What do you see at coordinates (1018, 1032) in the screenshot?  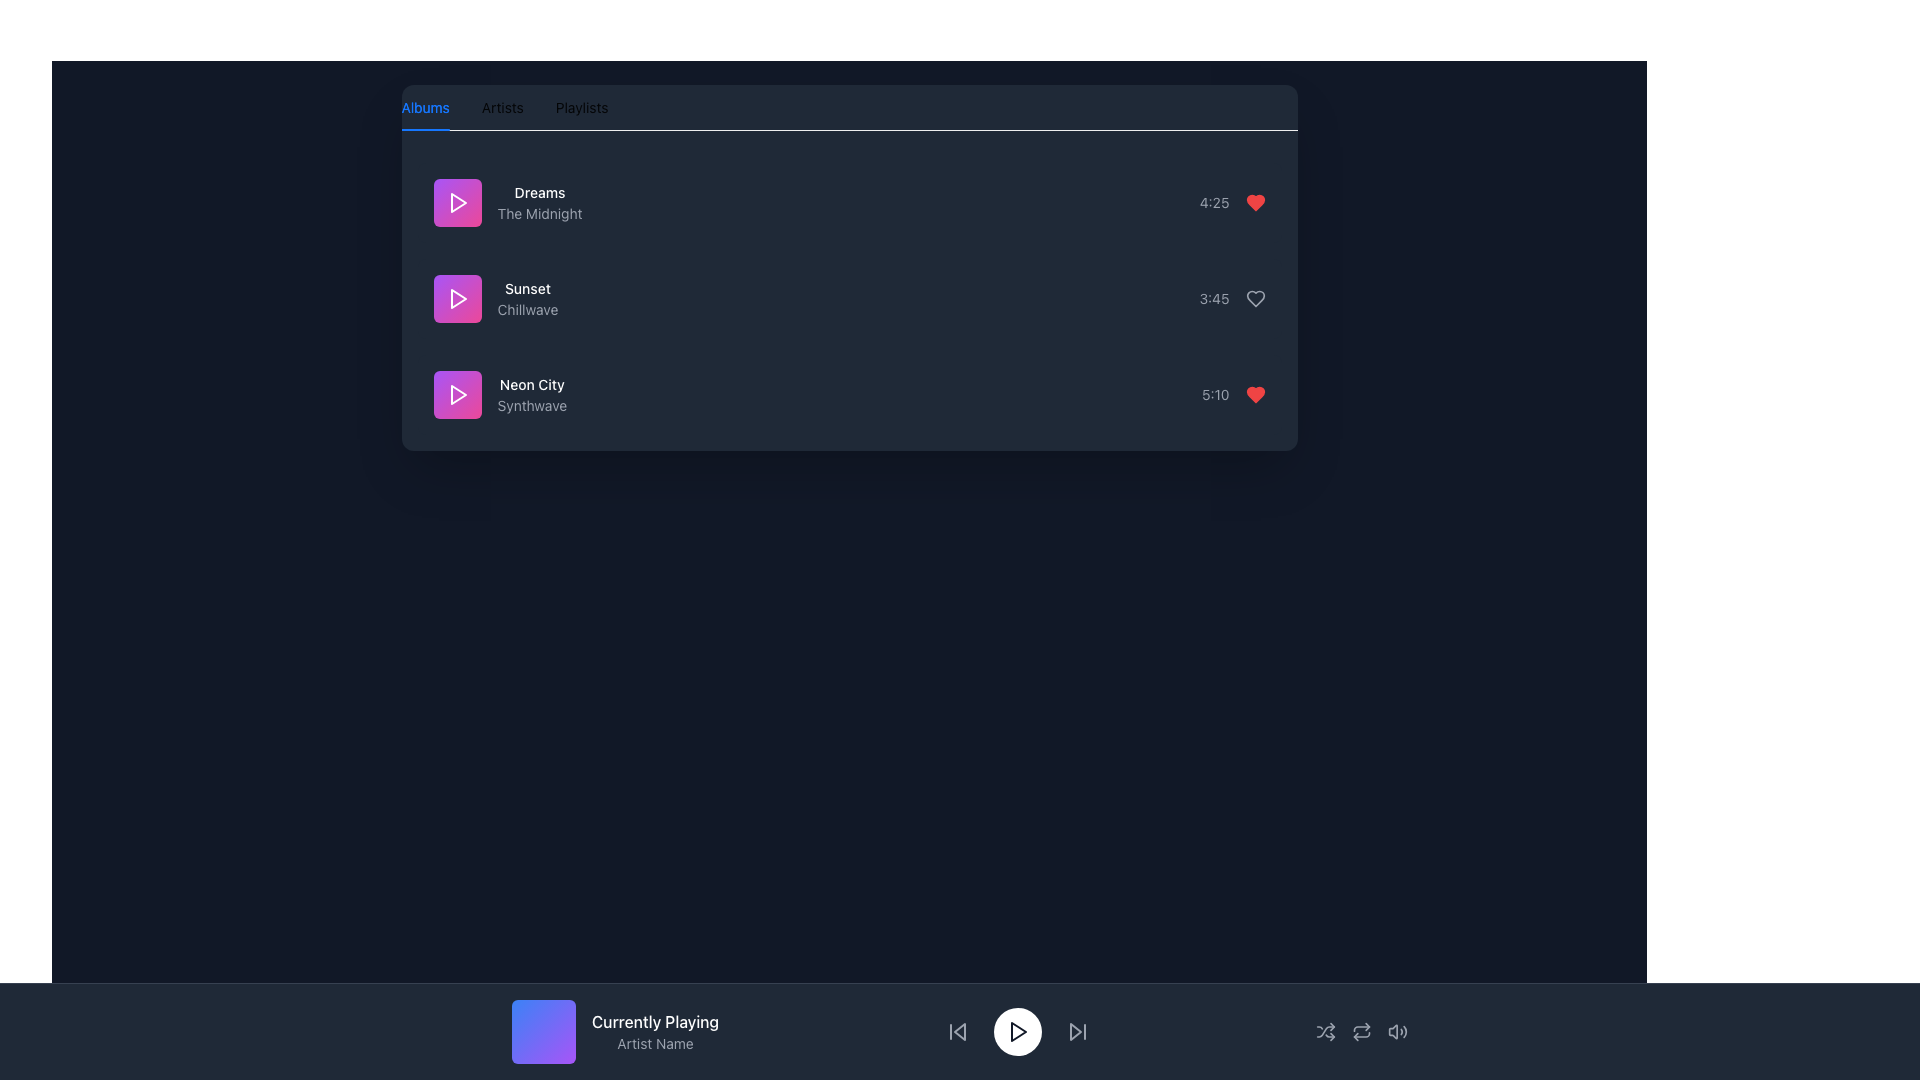 I see `the play button icon located in the bottom center of the interface, which is part of the playback control bar, to play the audio track` at bounding box center [1018, 1032].